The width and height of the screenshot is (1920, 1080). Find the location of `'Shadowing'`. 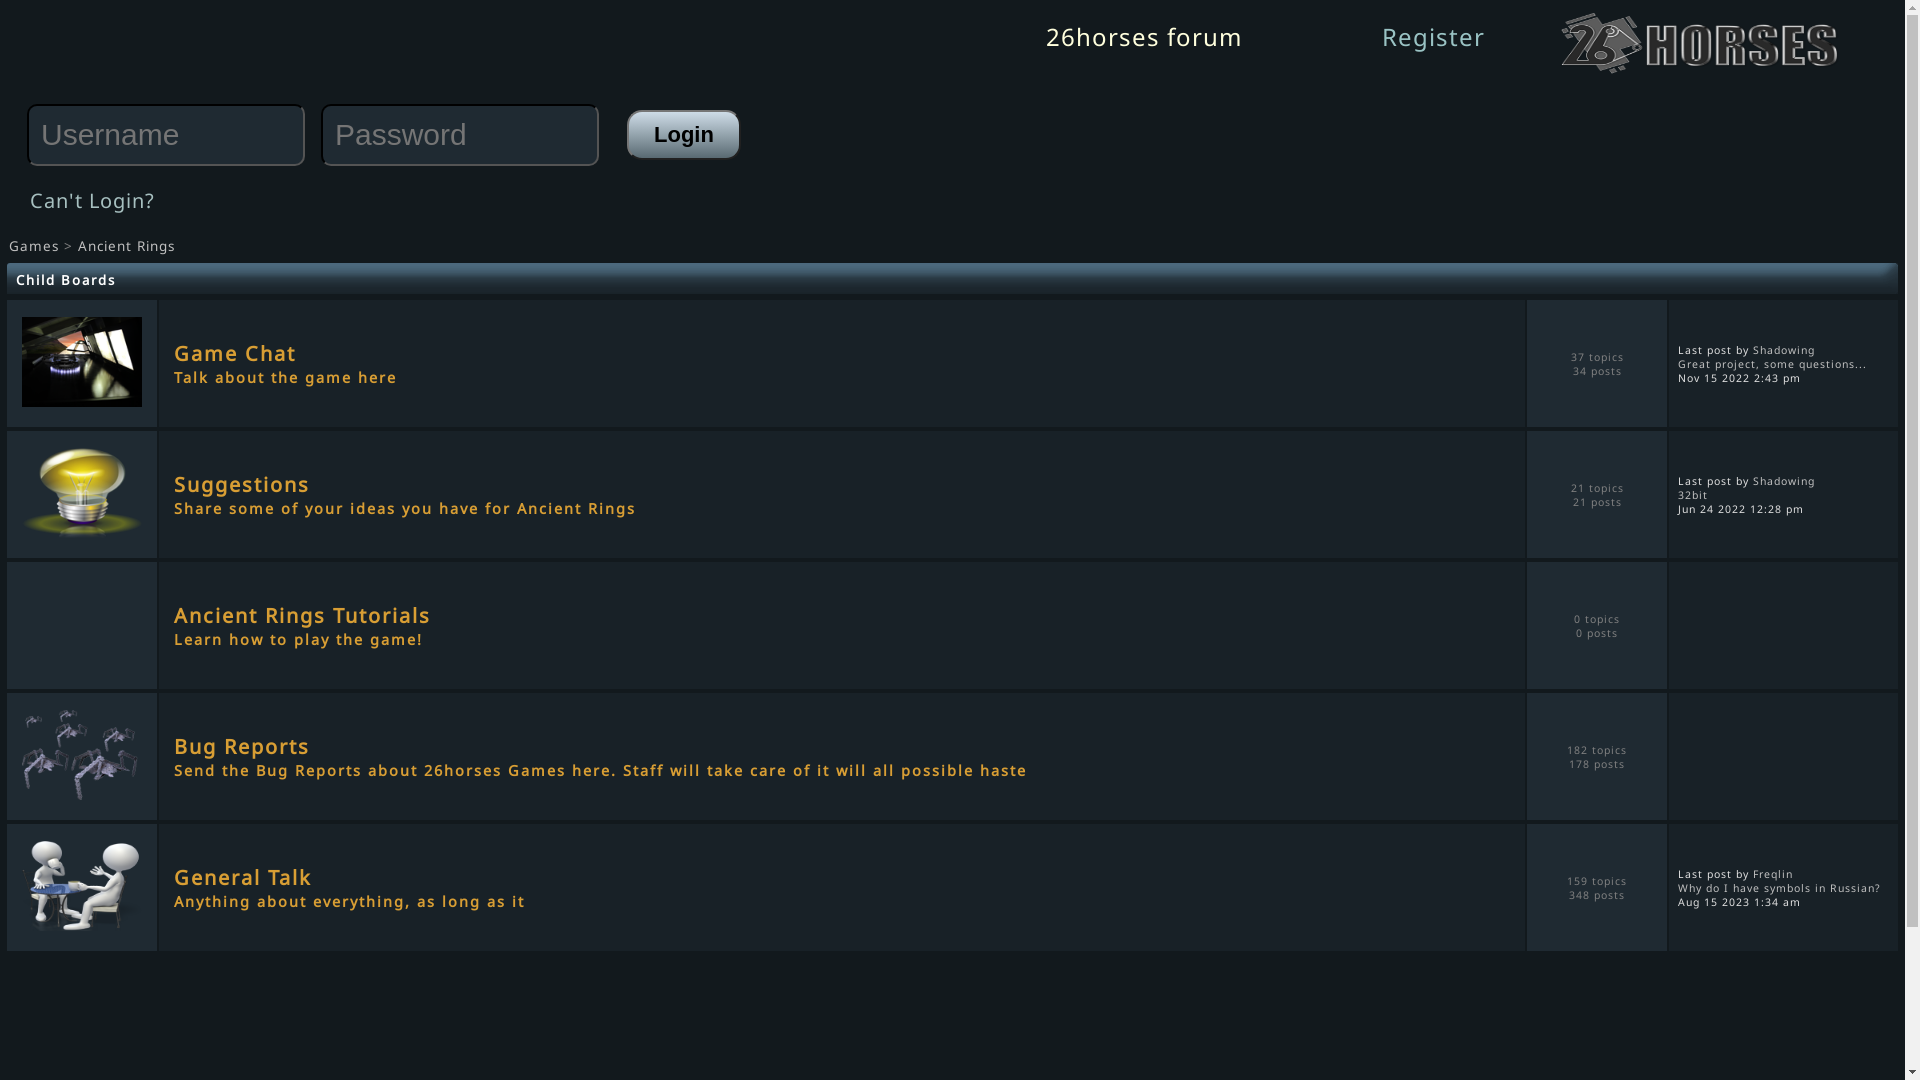

'Shadowing' is located at coordinates (1784, 481).